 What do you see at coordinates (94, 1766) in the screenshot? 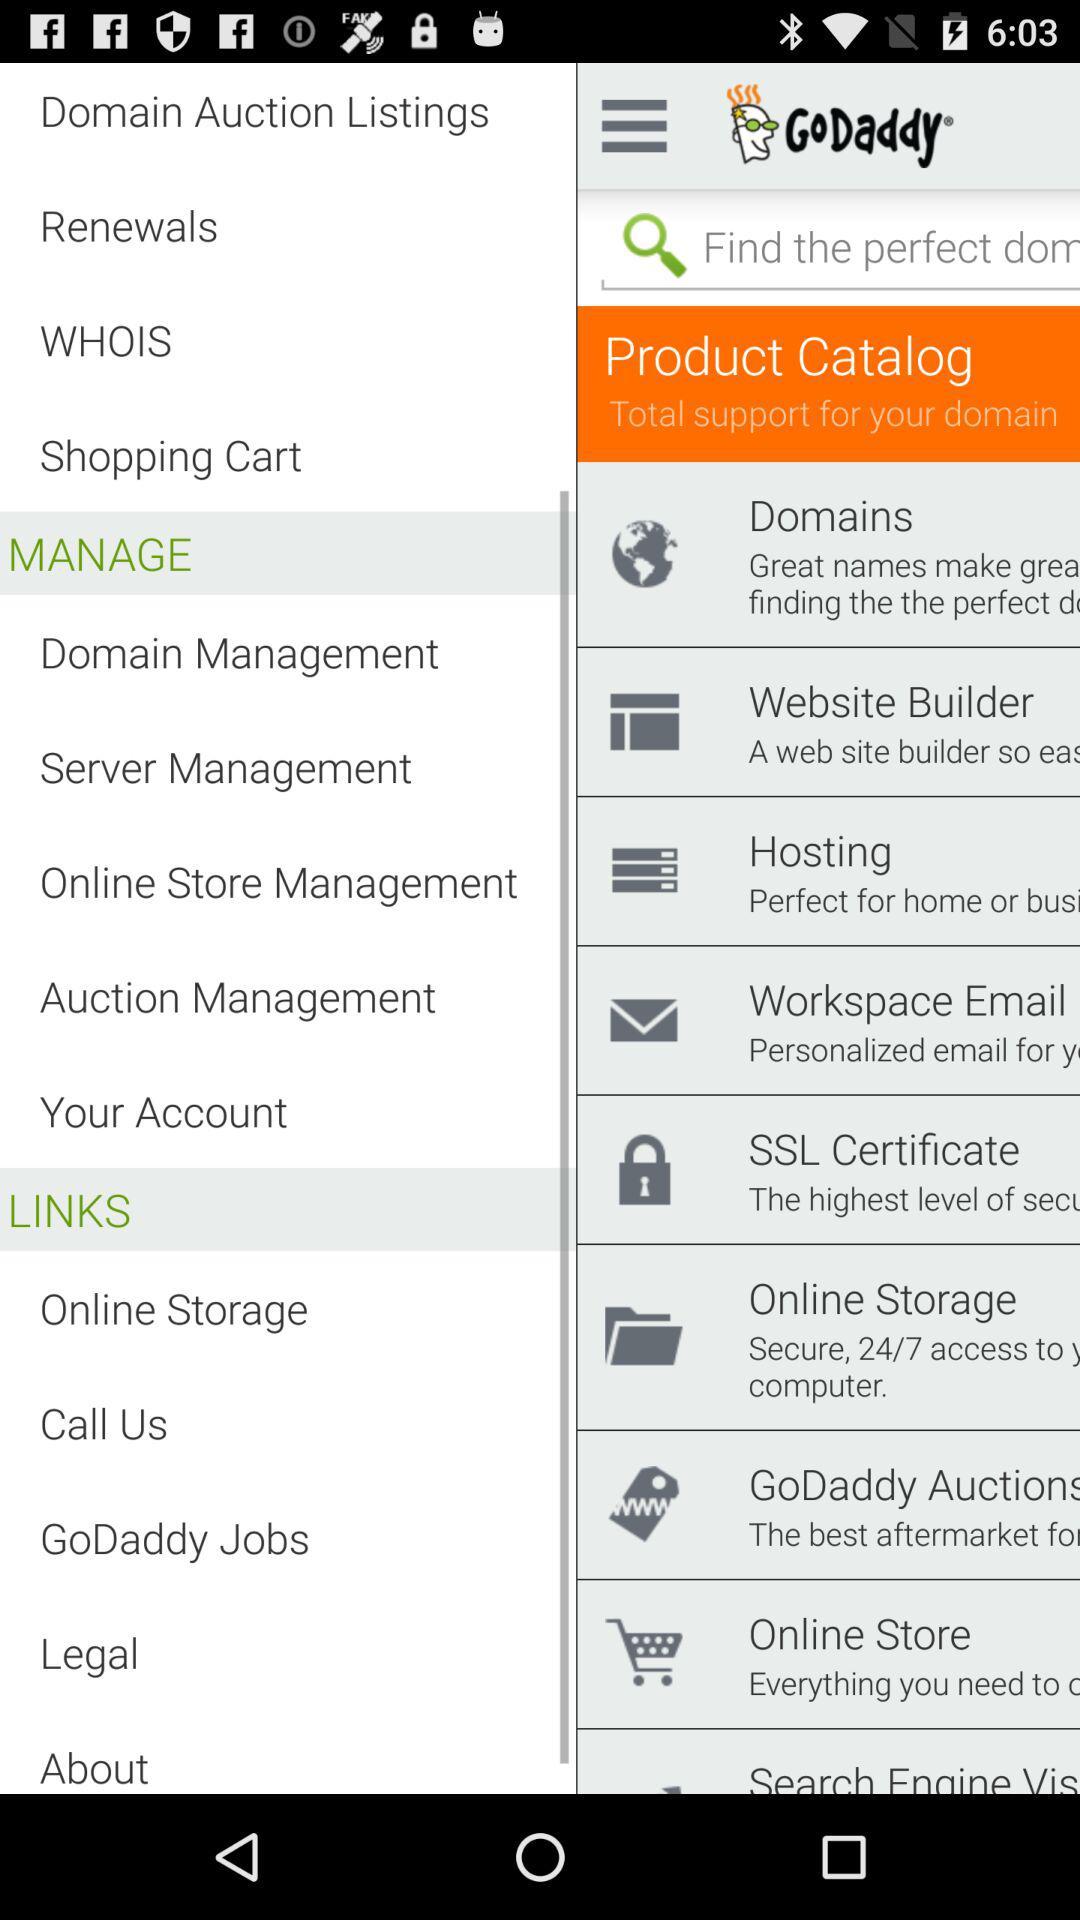
I see `about app` at bounding box center [94, 1766].